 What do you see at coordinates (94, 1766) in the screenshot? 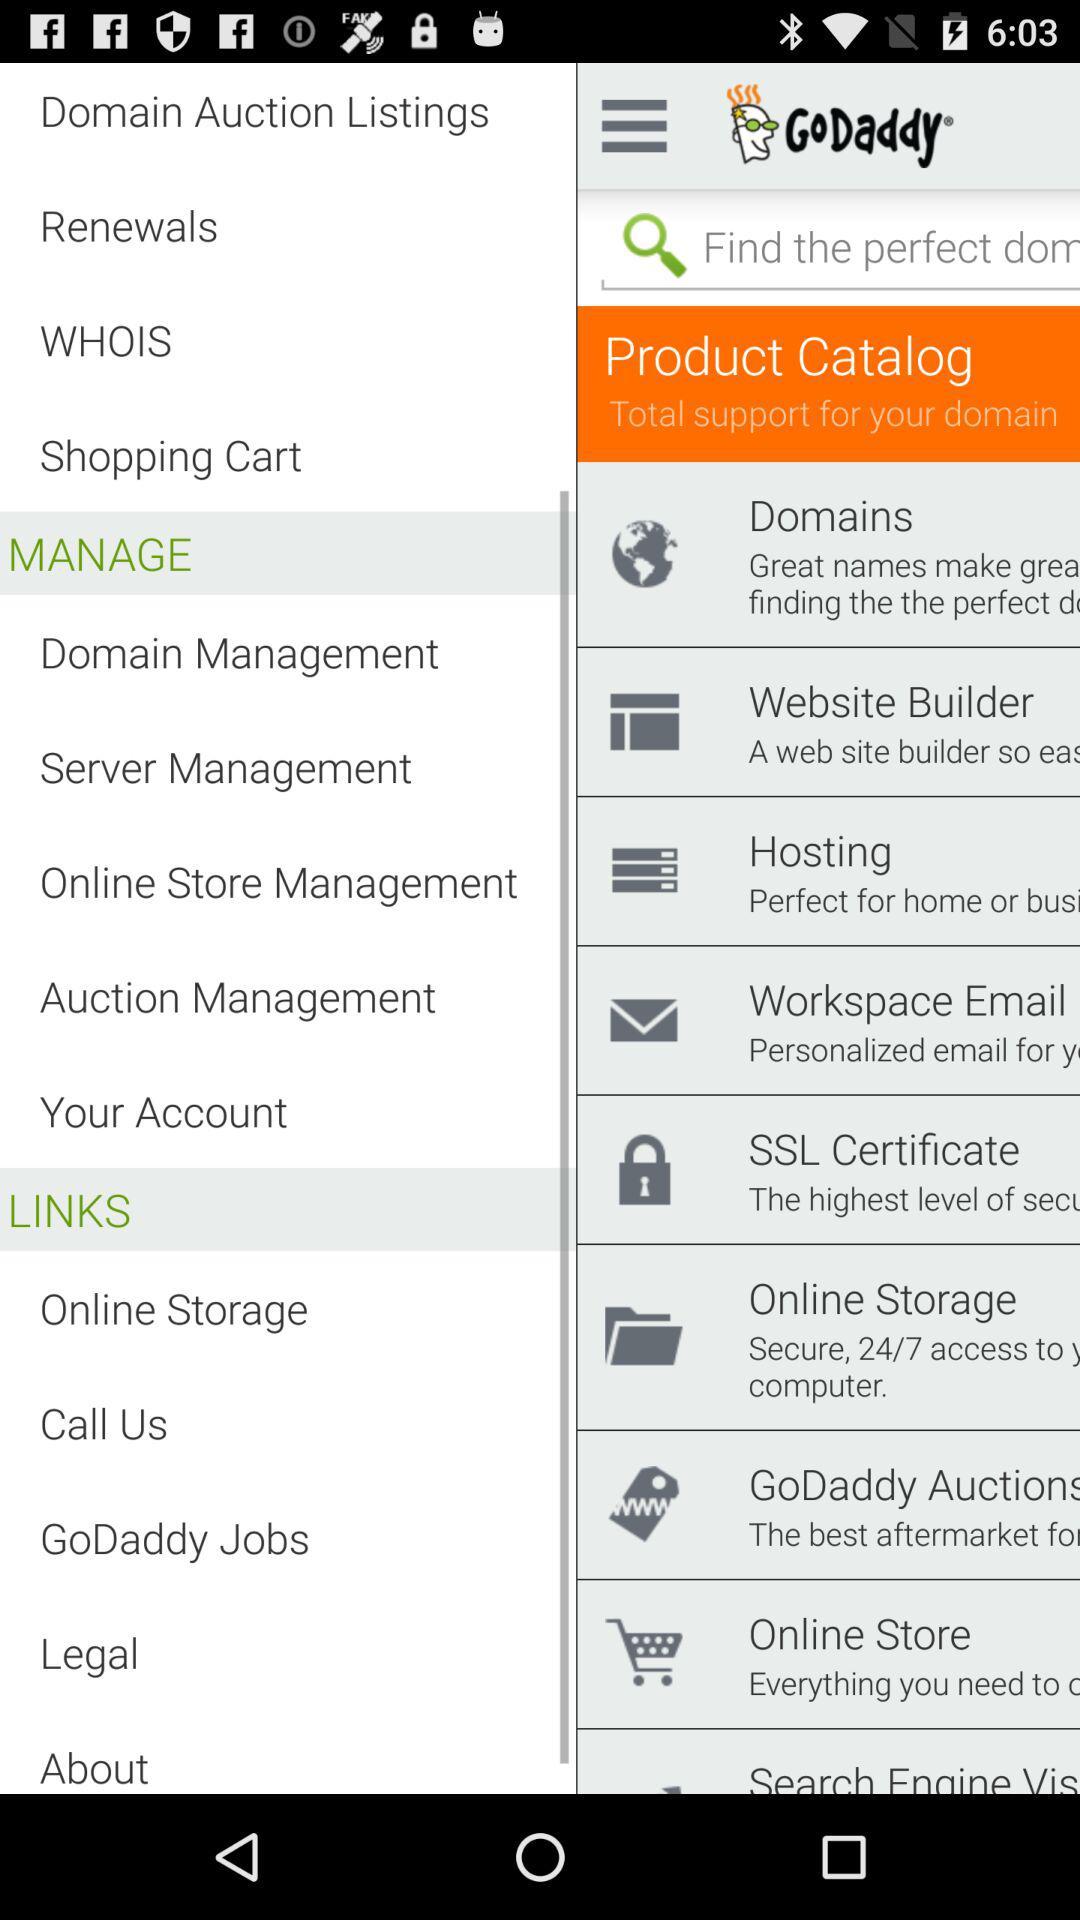
I see `about app` at bounding box center [94, 1766].